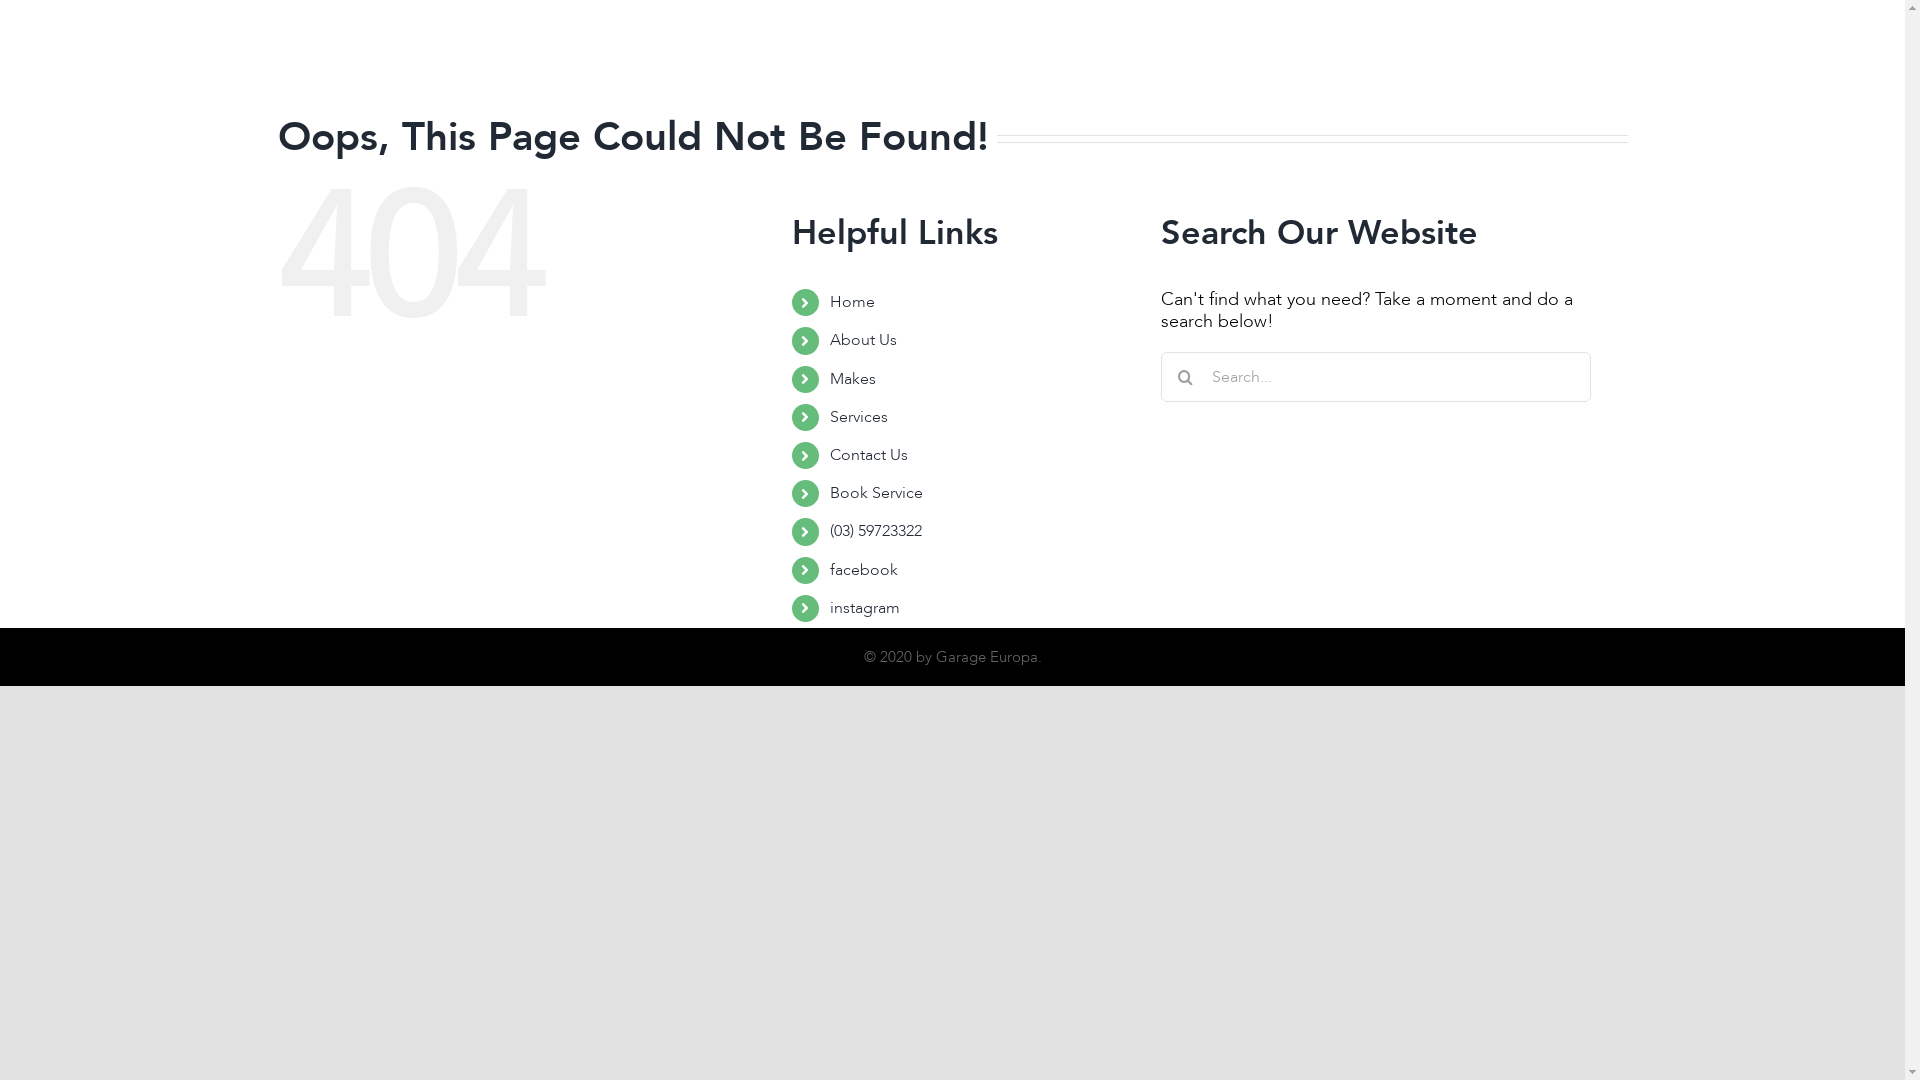 The height and width of the screenshot is (1080, 1920). I want to click on 'Services', so click(1050, 50).